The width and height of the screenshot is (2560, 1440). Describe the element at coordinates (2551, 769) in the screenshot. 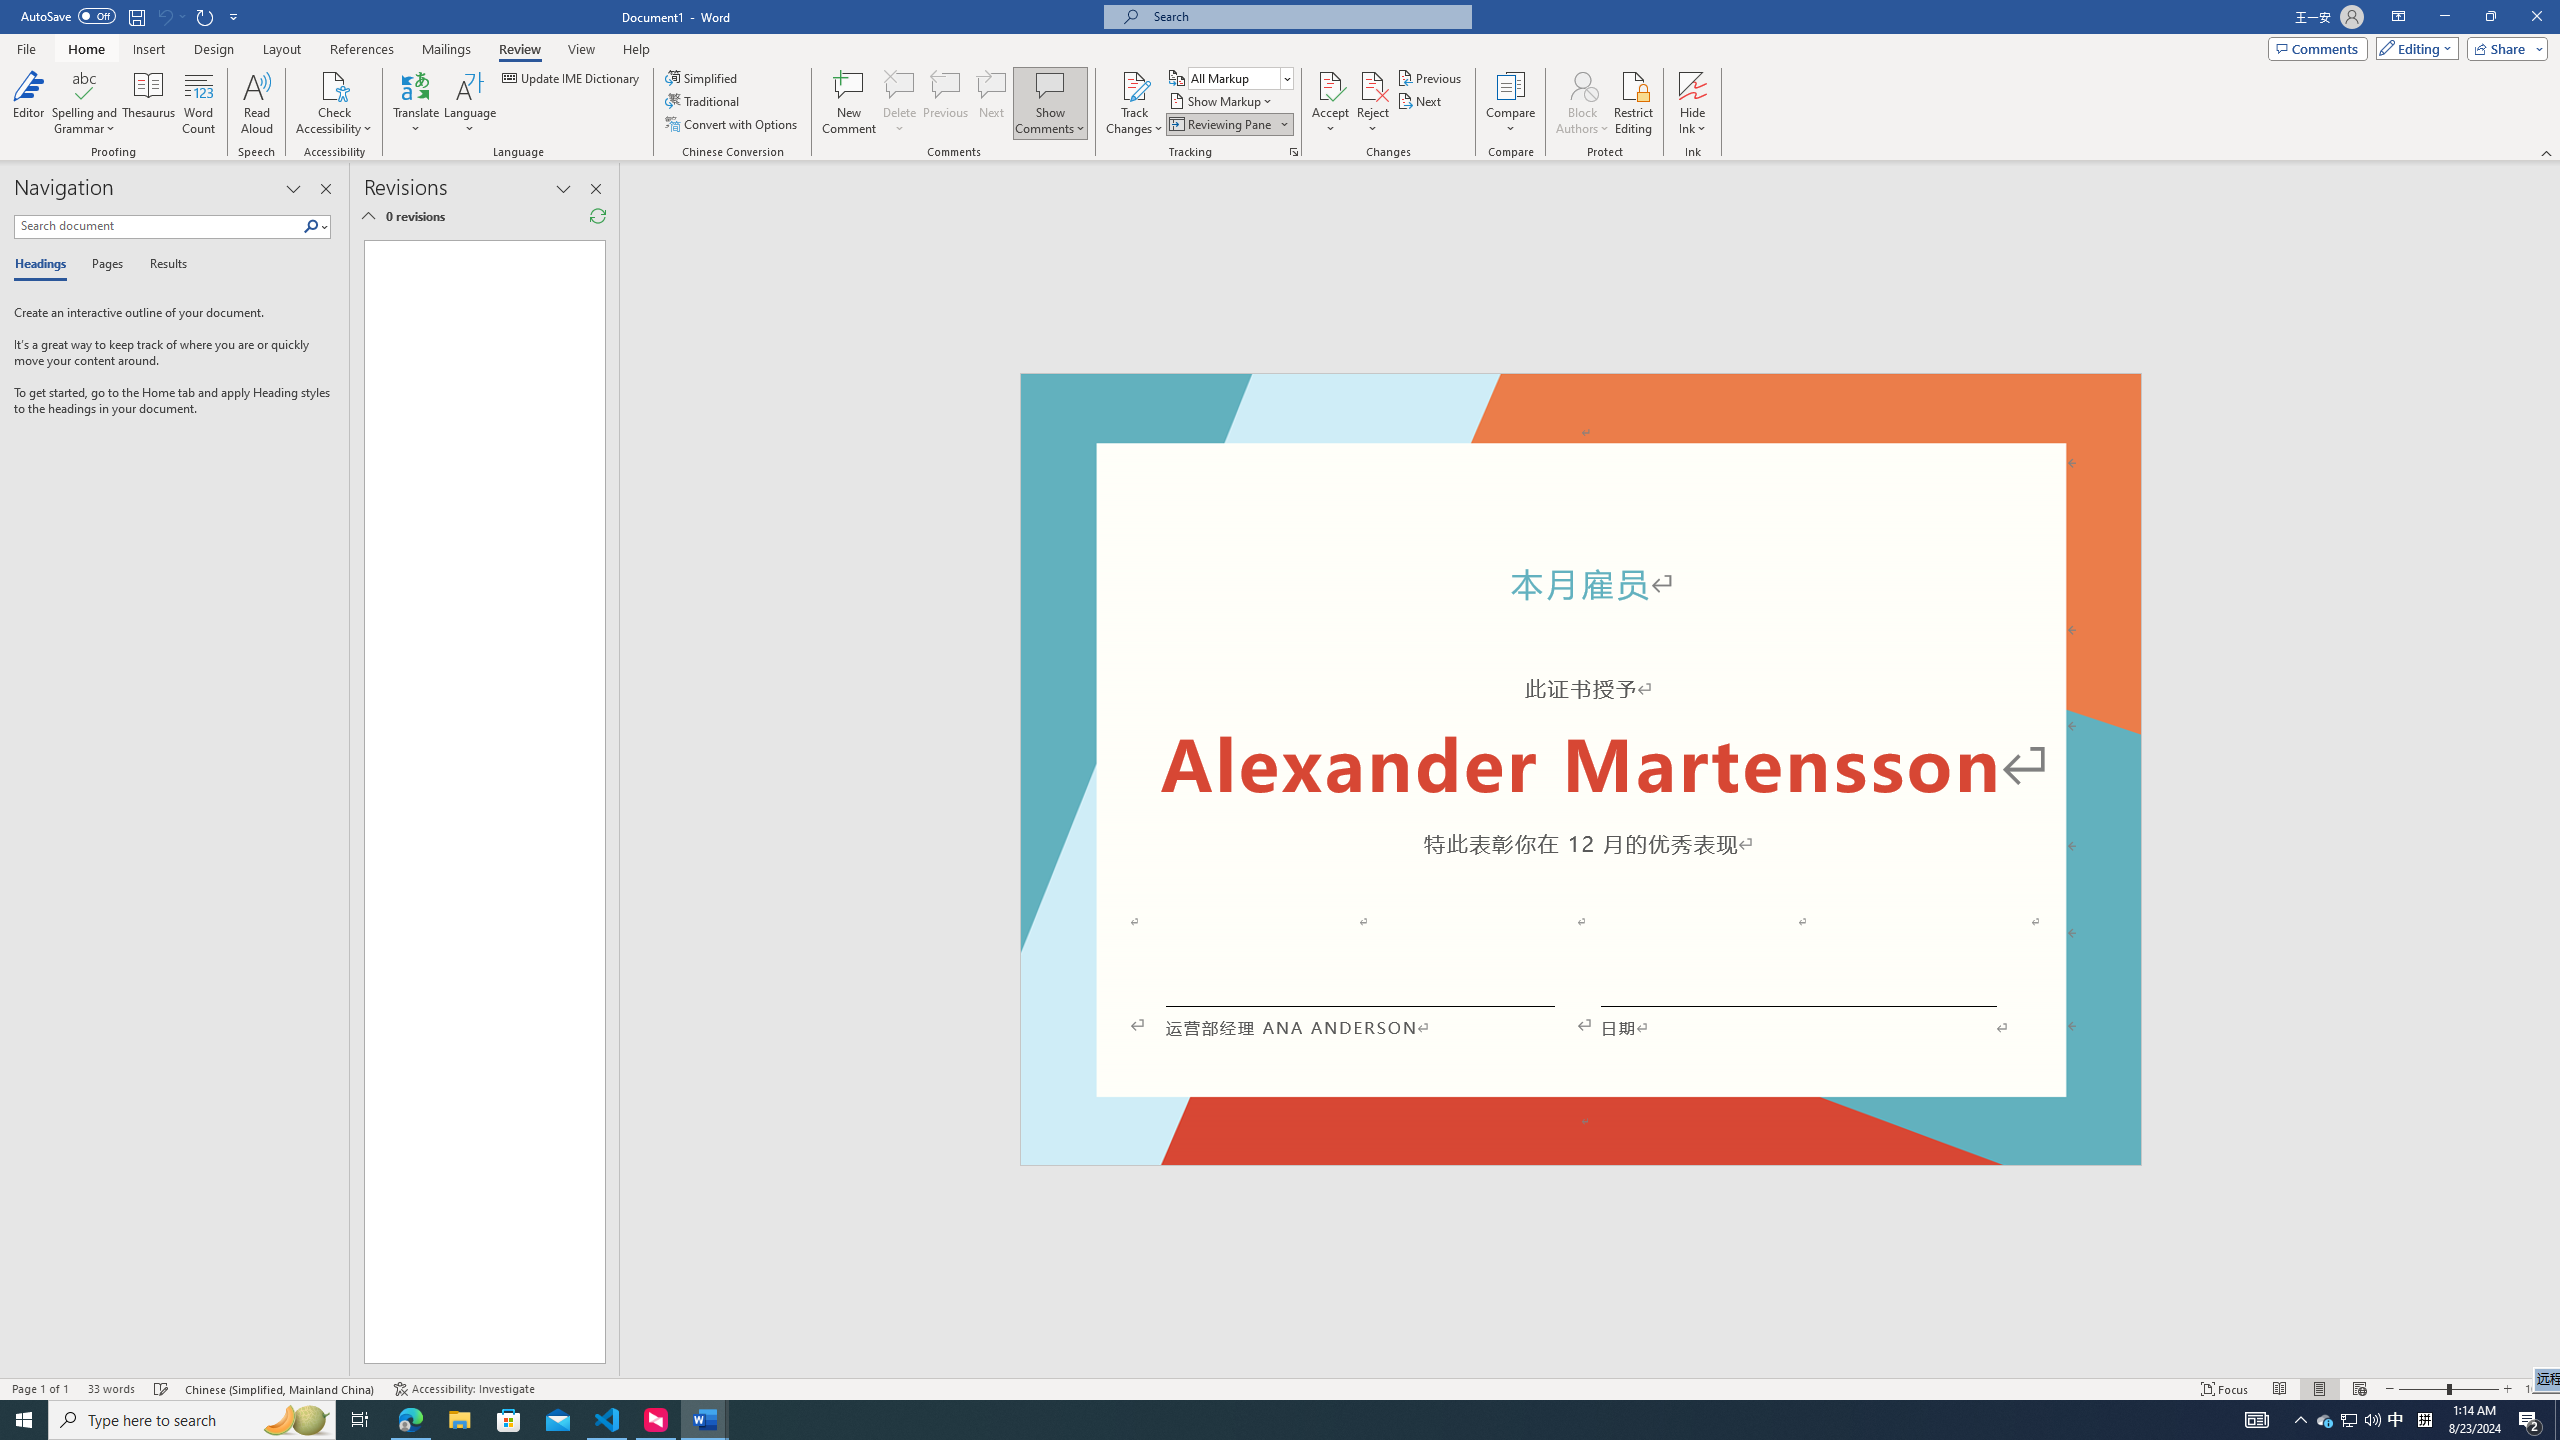

I see `'Class: NetUIScrollBar'` at that location.